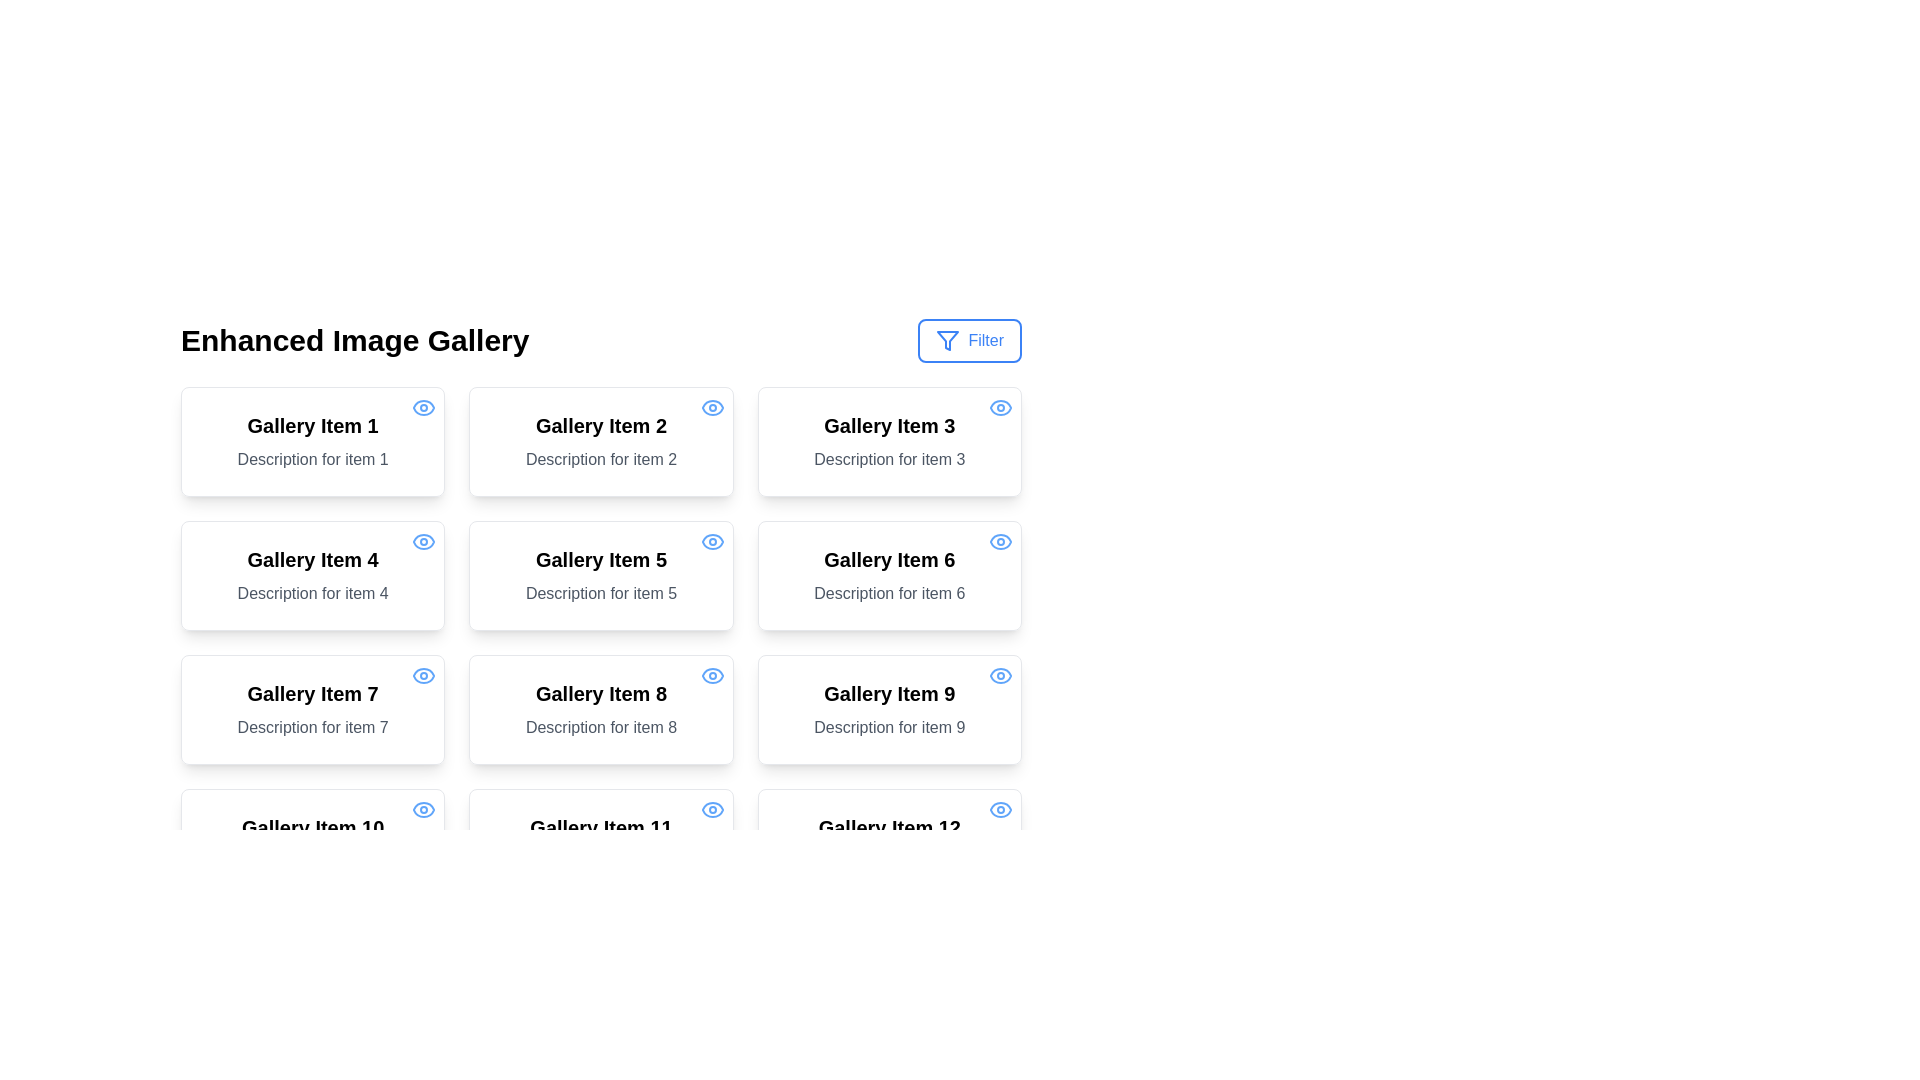 The height and width of the screenshot is (1080, 1920). Describe the element at coordinates (312, 593) in the screenshot. I see `the text label providing supplementary information for 'Gallery Item 4', located in the bottom portion of the card in the second row, first column of the grid` at that location.